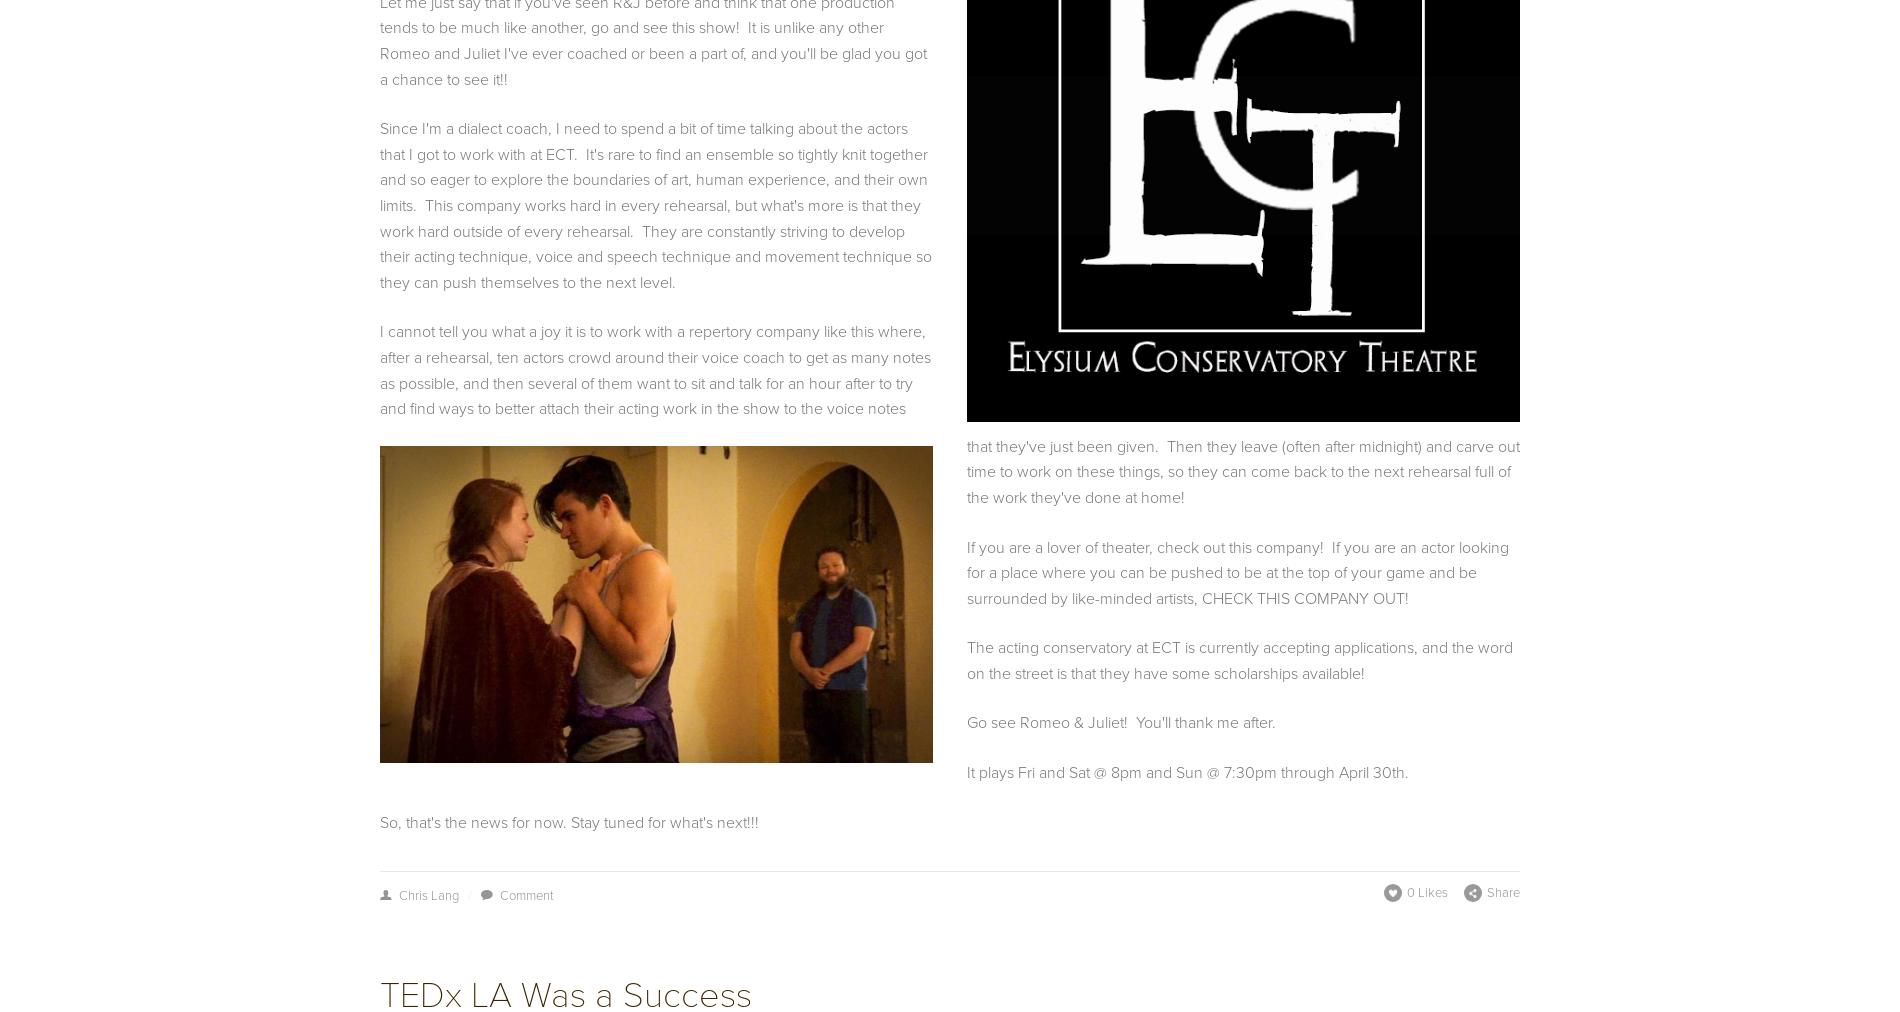 This screenshot has width=1900, height=1012. What do you see at coordinates (379, 205) in the screenshot?
I see `'Since I'm a dialect coach, I need to spend a bit of time talking about the actors that I got to work with at ECT.  It's rare to find an ensemble so tightly knit together and so eager to explore the boundaries of art, human experience, and their own limits.  This company works hard in every rehearsal, but what's more is that they work hard outside of every rehearsal.  They are constantly striving to develop their acting technique, voice and speech technique and movement technique so they can push themselves to the next level.'` at bounding box center [379, 205].